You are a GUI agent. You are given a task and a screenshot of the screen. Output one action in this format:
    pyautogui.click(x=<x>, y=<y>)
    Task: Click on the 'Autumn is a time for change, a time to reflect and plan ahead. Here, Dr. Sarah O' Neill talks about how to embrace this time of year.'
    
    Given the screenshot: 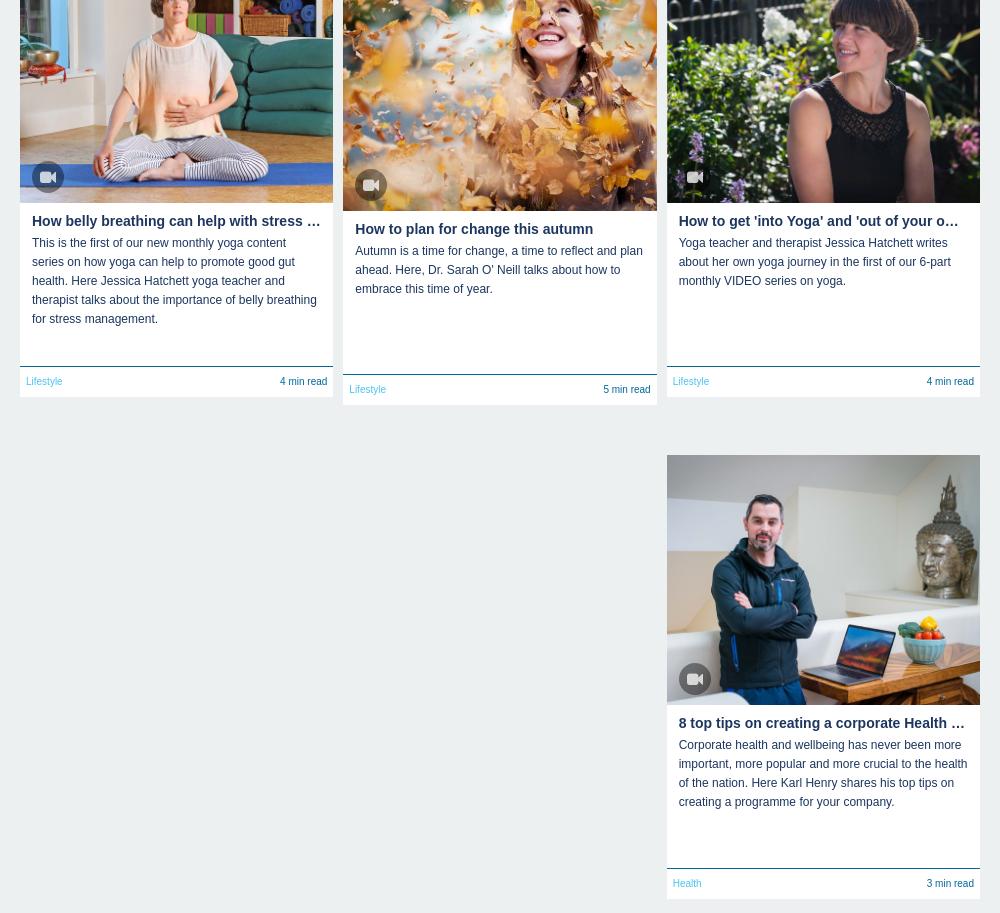 What is the action you would take?
    pyautogui.click(x=497, y=269)
    